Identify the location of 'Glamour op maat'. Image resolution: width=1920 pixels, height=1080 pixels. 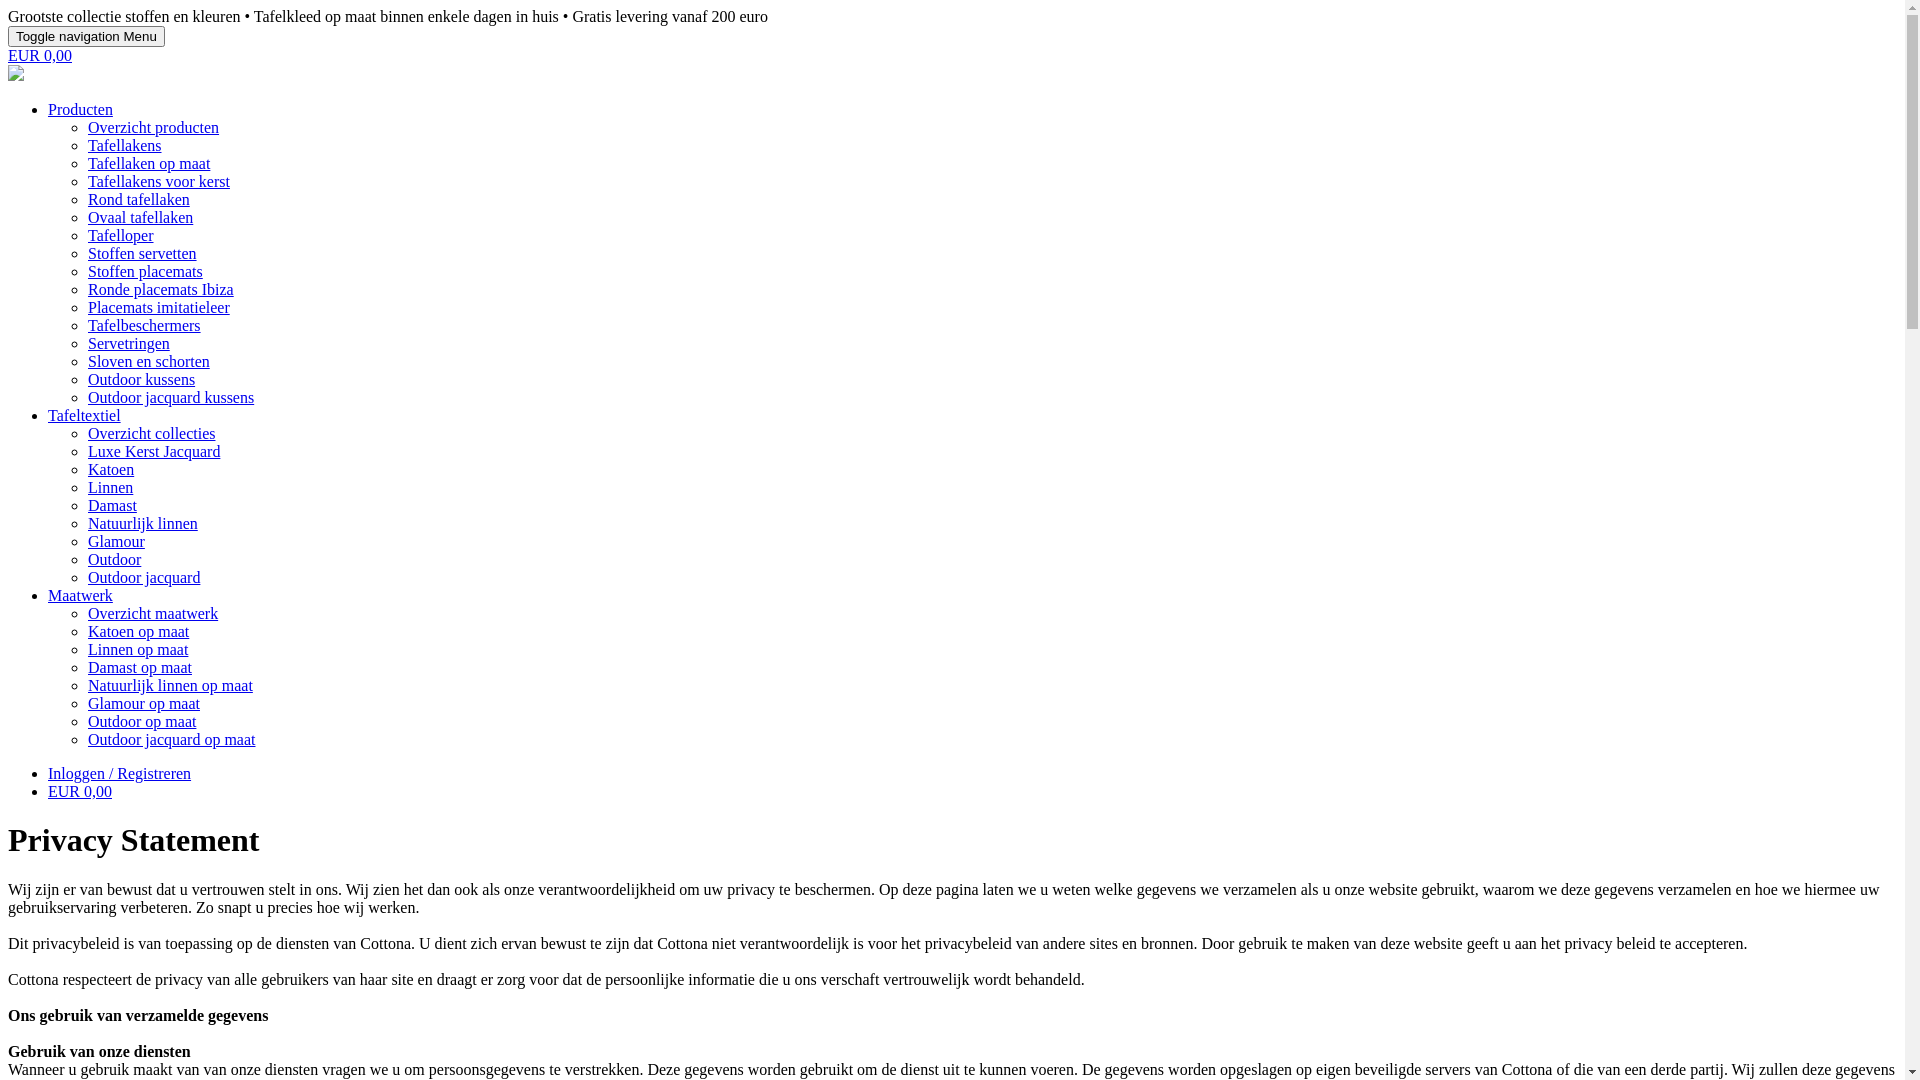
(86, 702).